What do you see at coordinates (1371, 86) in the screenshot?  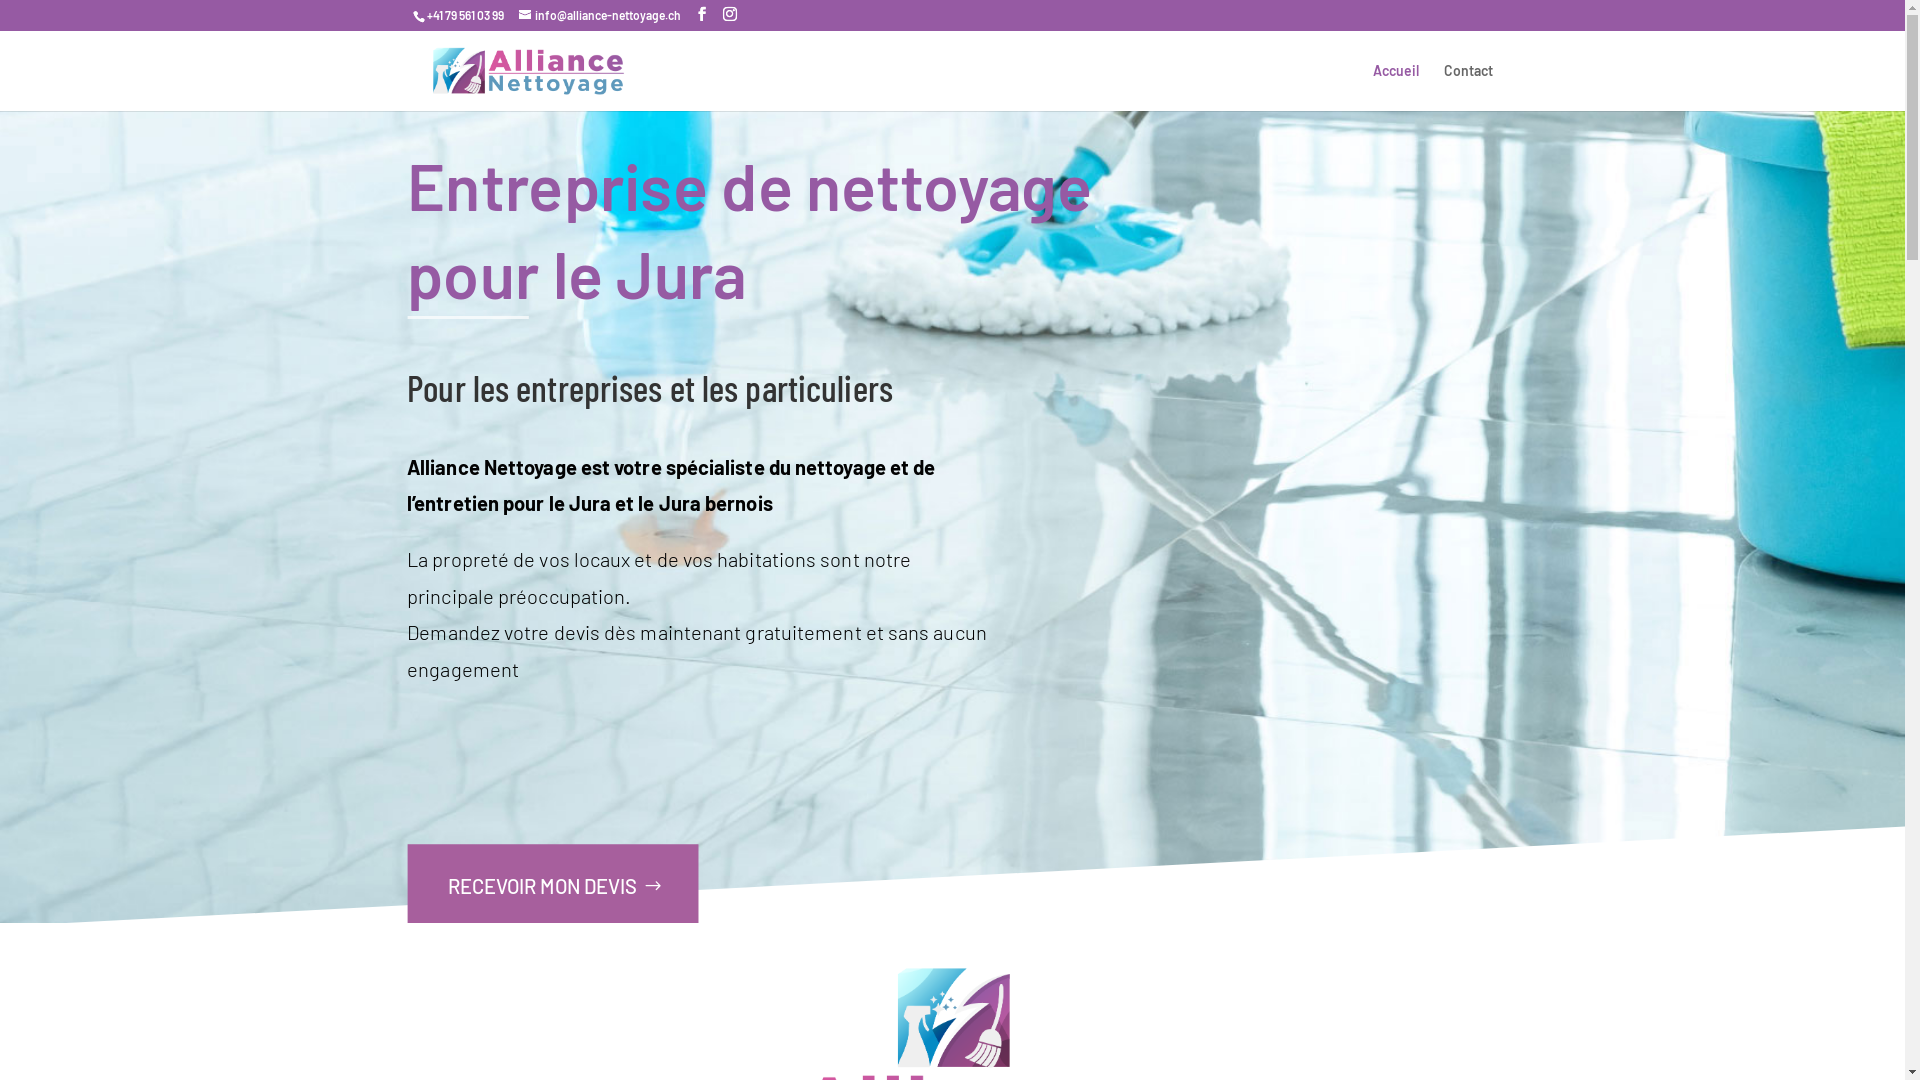 I see `'Accueil'` at bounding box center [1371, 86].